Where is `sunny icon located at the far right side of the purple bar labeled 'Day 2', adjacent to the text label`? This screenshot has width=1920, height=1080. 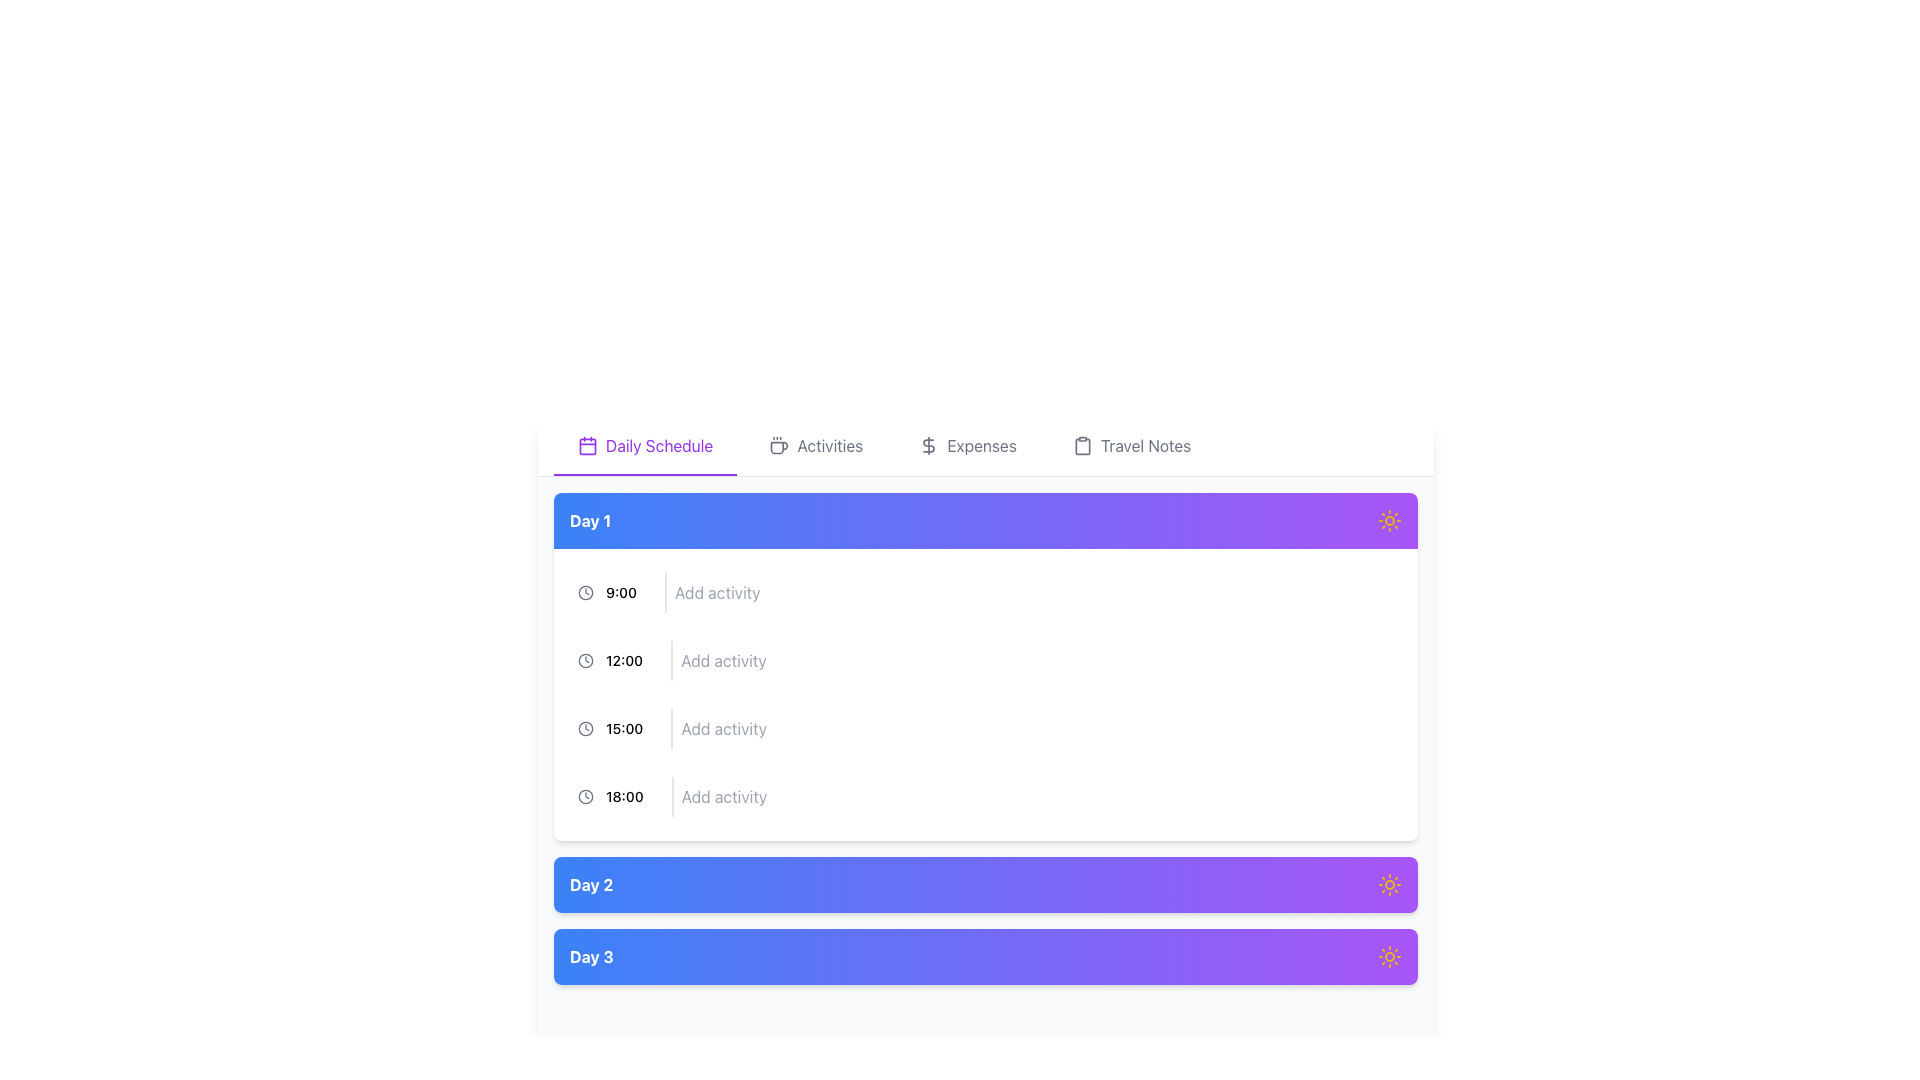 sunny icon located at the far right side of the purple bar labeled 'Day 2', adjacent to the text label is located at coordinates (1389, 883).